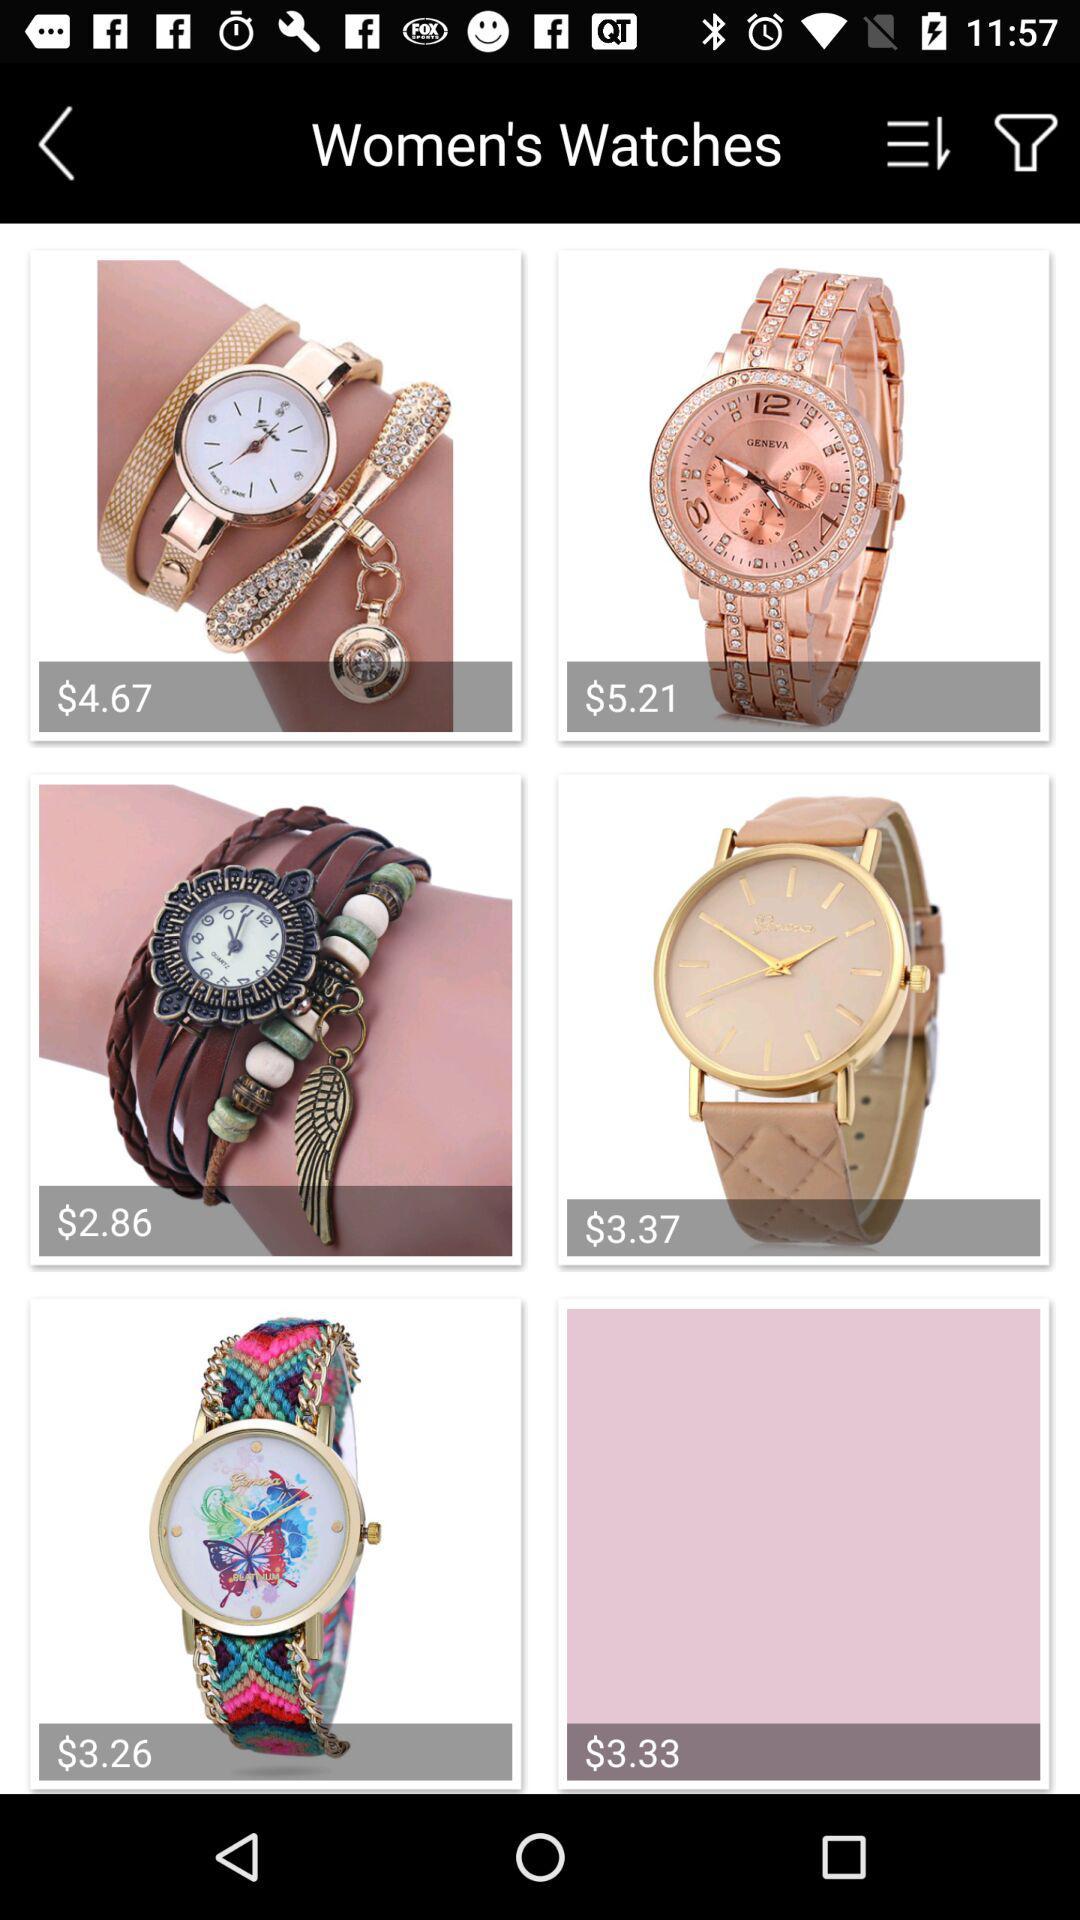  Describe the element at coordinates (1026, 142) in the screenshot. I see `filter options` at that location.